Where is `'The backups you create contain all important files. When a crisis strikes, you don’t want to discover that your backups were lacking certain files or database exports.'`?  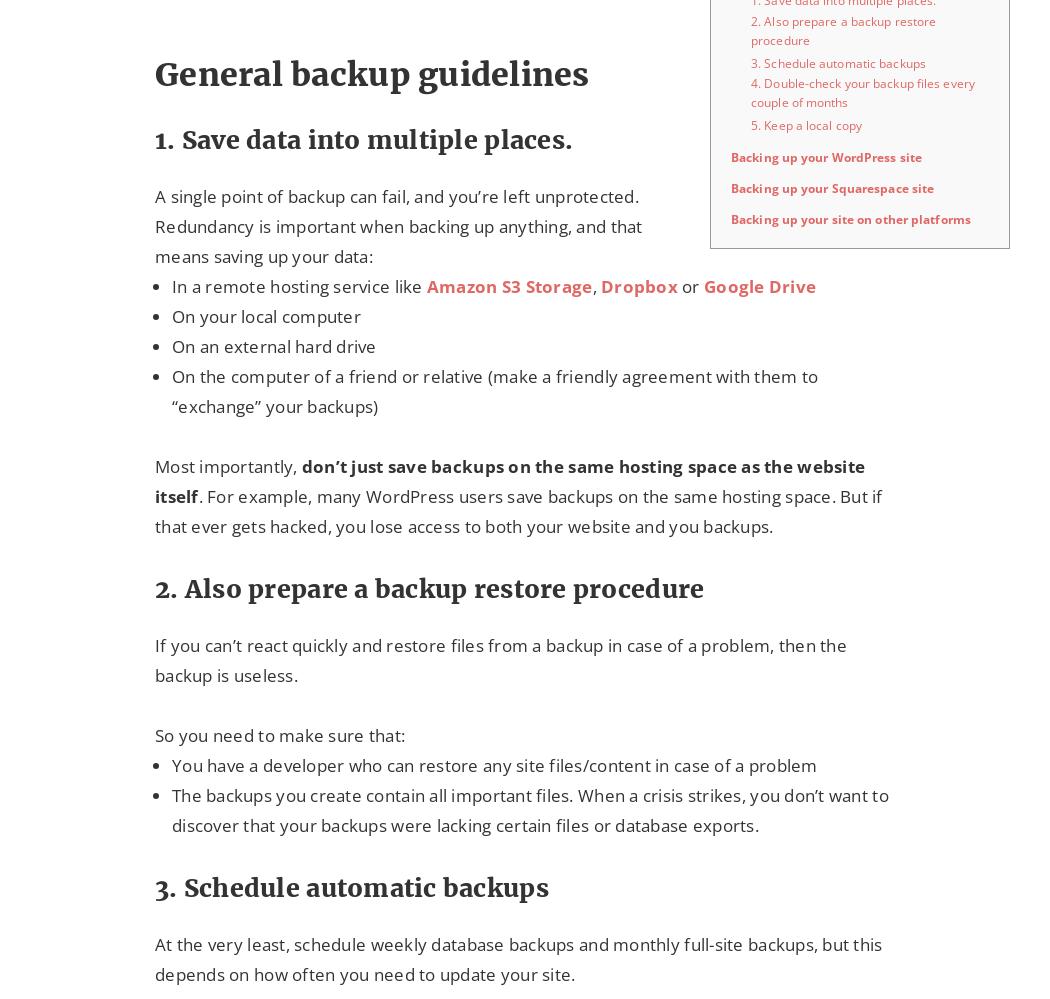 'The backups you create contain all important files. When a crisis strikes, you don’t want to discover that your backups were lacking certain files or database exports.' is located at coordinates (530, 810).